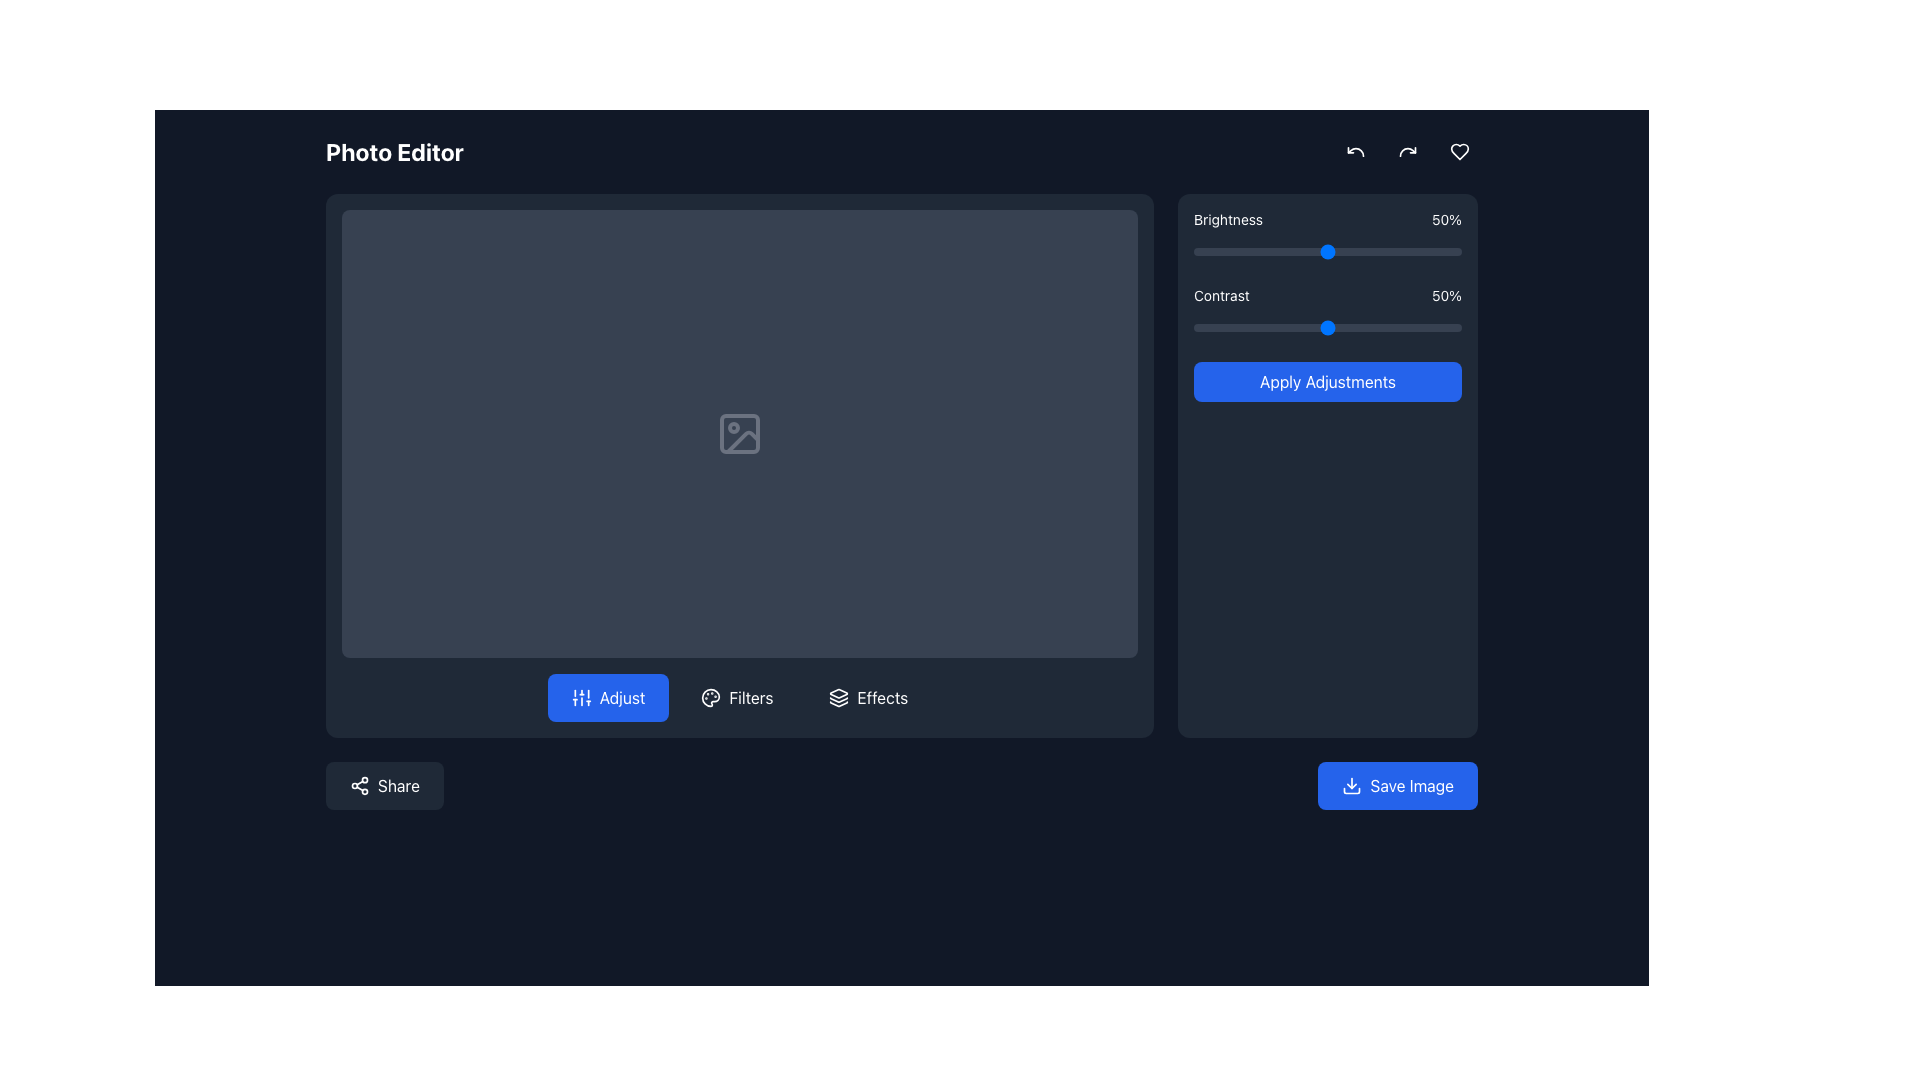 This screenshot has height=1080, width=1920. Describe the element at coordinates (736, 696) in the screenshot. I see `the 'Filters' button, which has a dark background and white text with a palette icon, located between the 'Adjust' and 'Effects' buttons at the bottom of the interface` at that location.